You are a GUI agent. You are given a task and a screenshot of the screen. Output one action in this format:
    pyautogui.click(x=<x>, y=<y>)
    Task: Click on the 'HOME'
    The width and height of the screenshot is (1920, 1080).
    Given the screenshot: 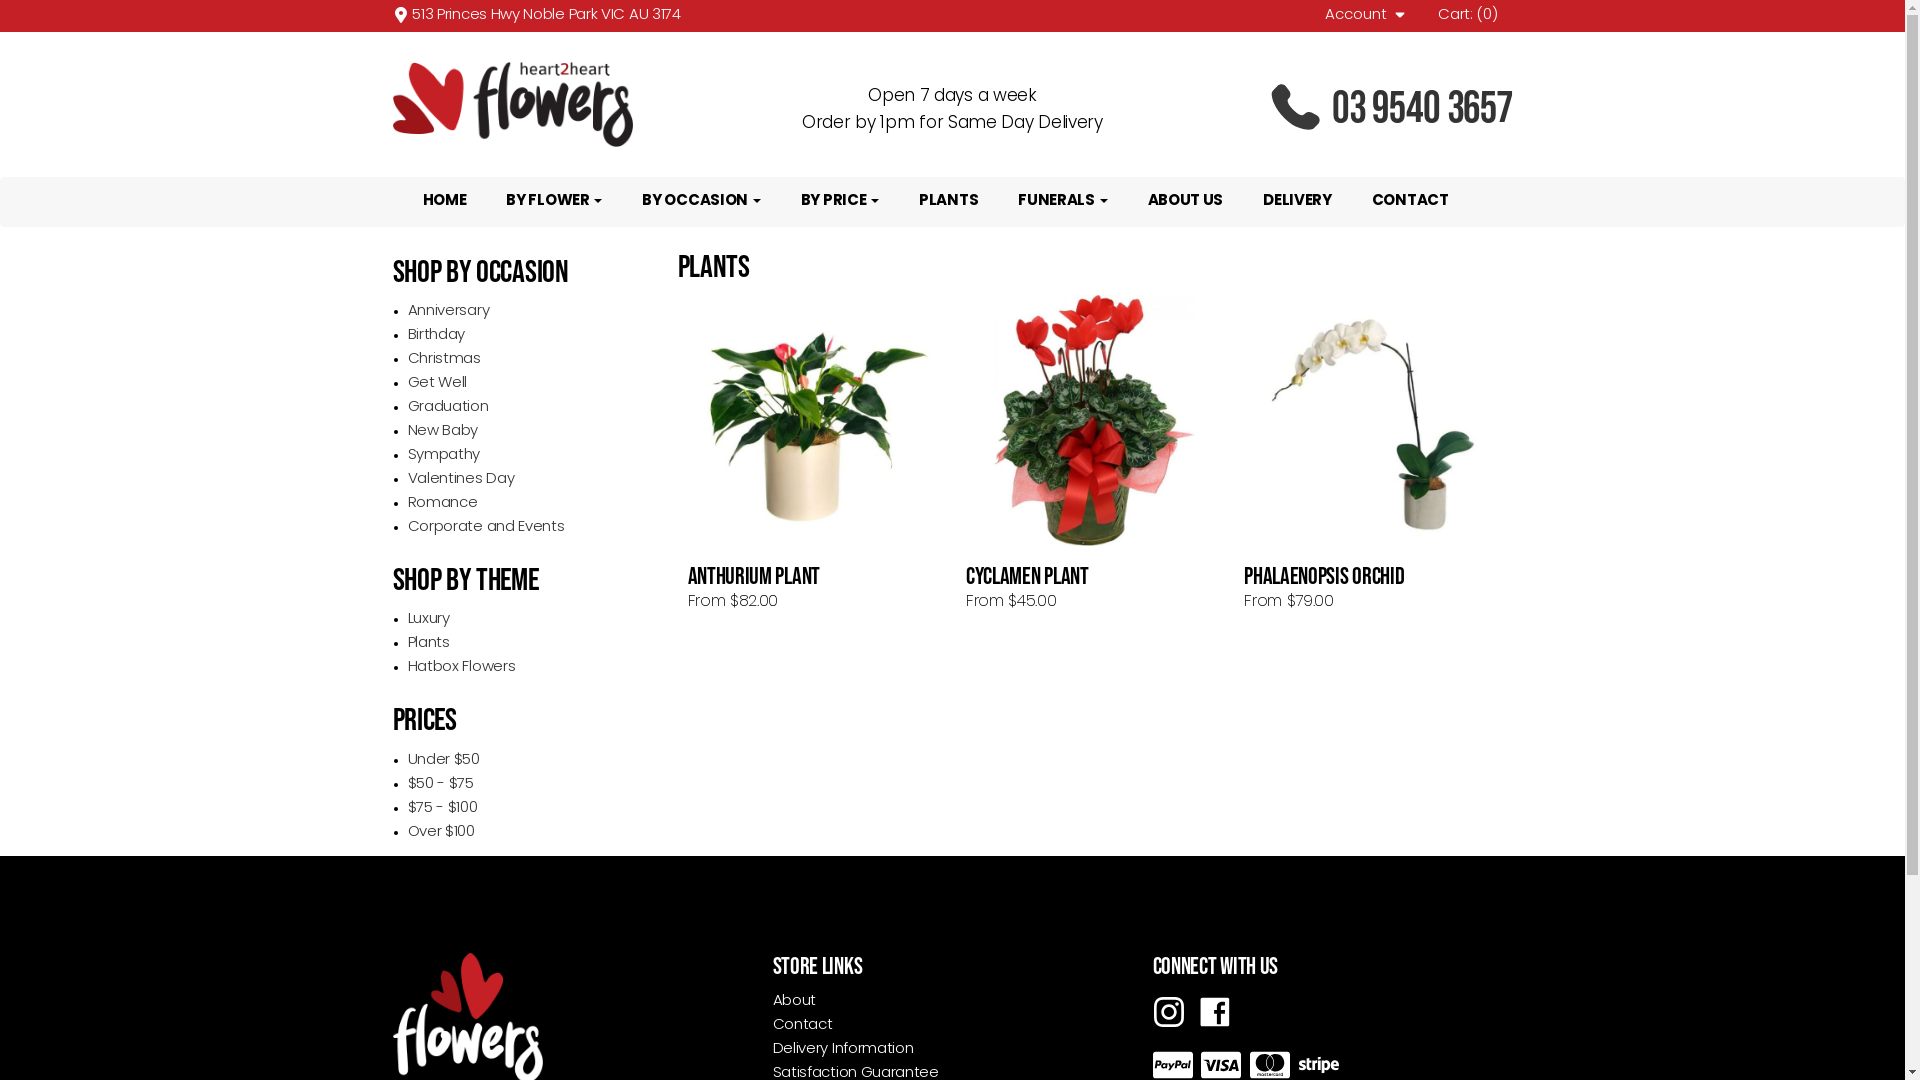 What is the action you would take?
    pyautogui.click(x=443, y=201)
    